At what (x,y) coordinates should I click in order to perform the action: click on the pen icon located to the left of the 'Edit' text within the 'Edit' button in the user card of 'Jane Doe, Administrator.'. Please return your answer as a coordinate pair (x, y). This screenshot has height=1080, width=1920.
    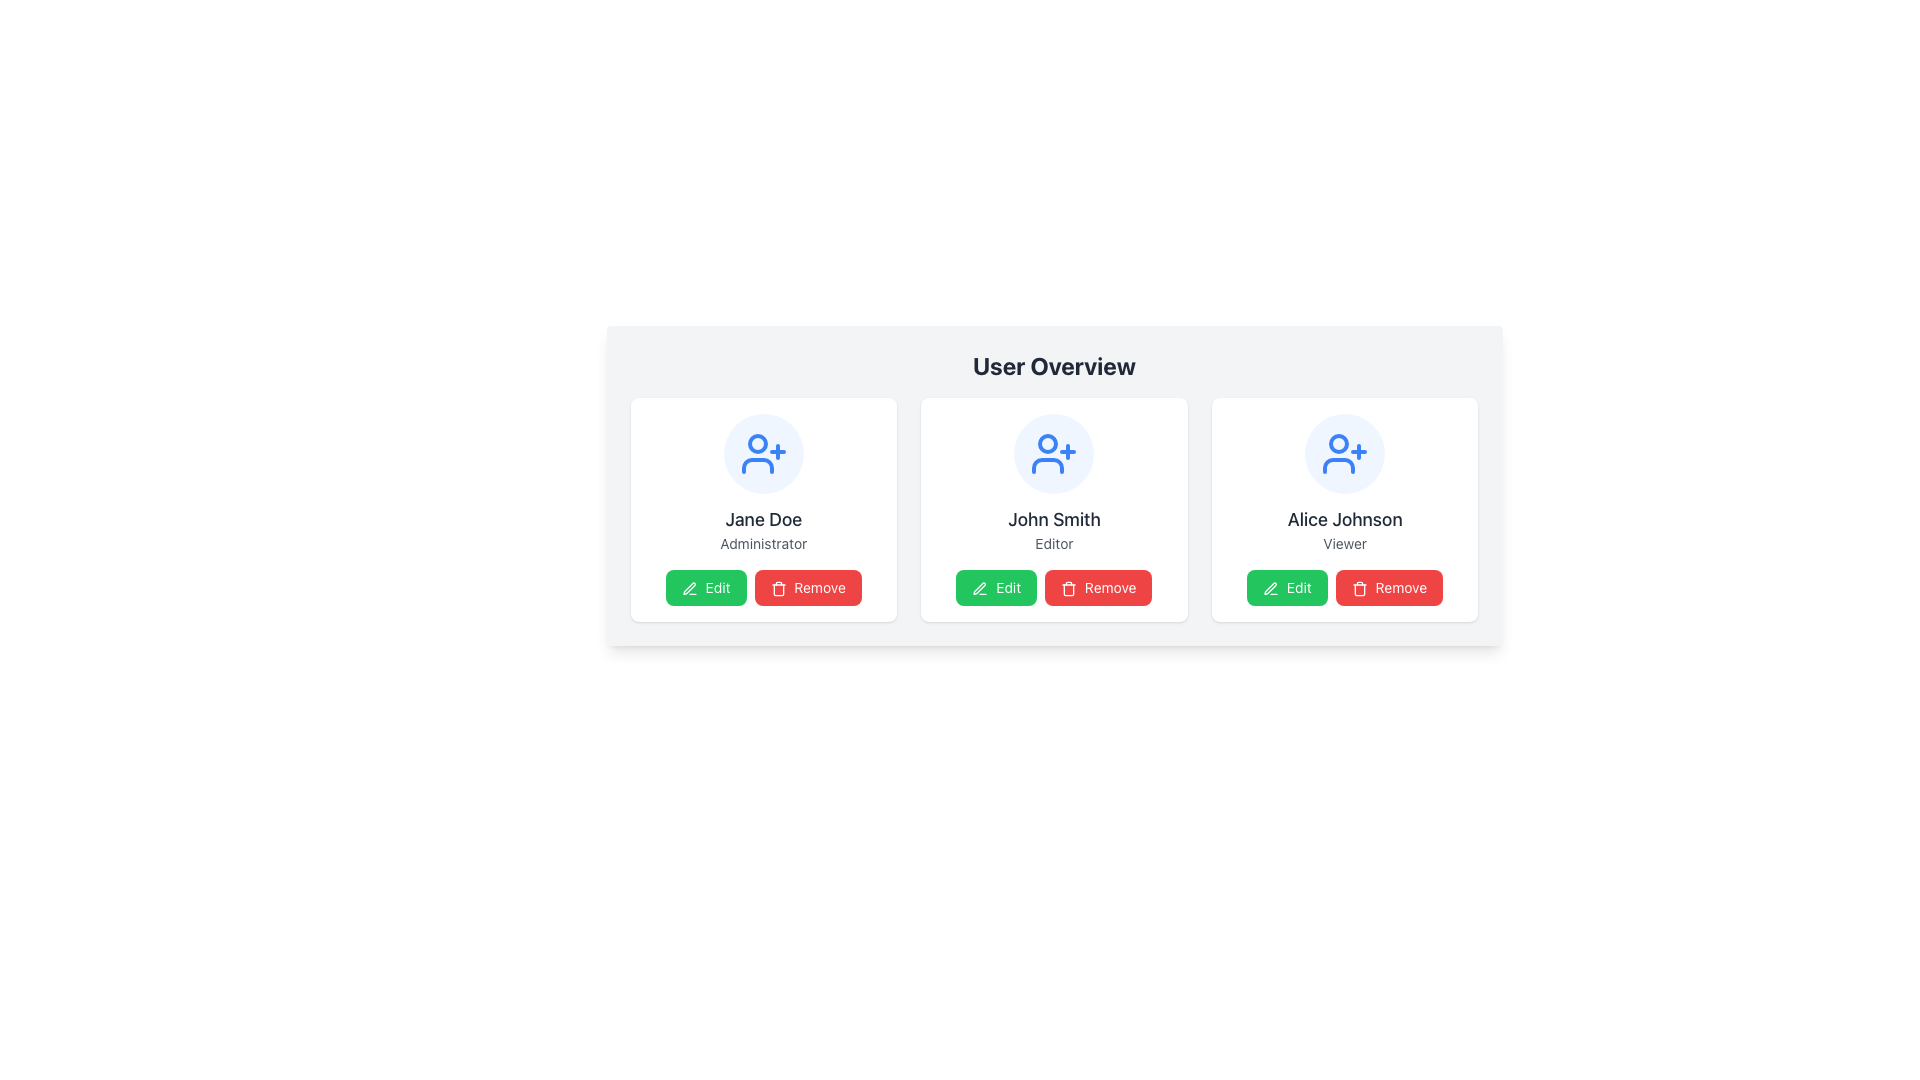
    Looking at the image, I should click on (689, 588).